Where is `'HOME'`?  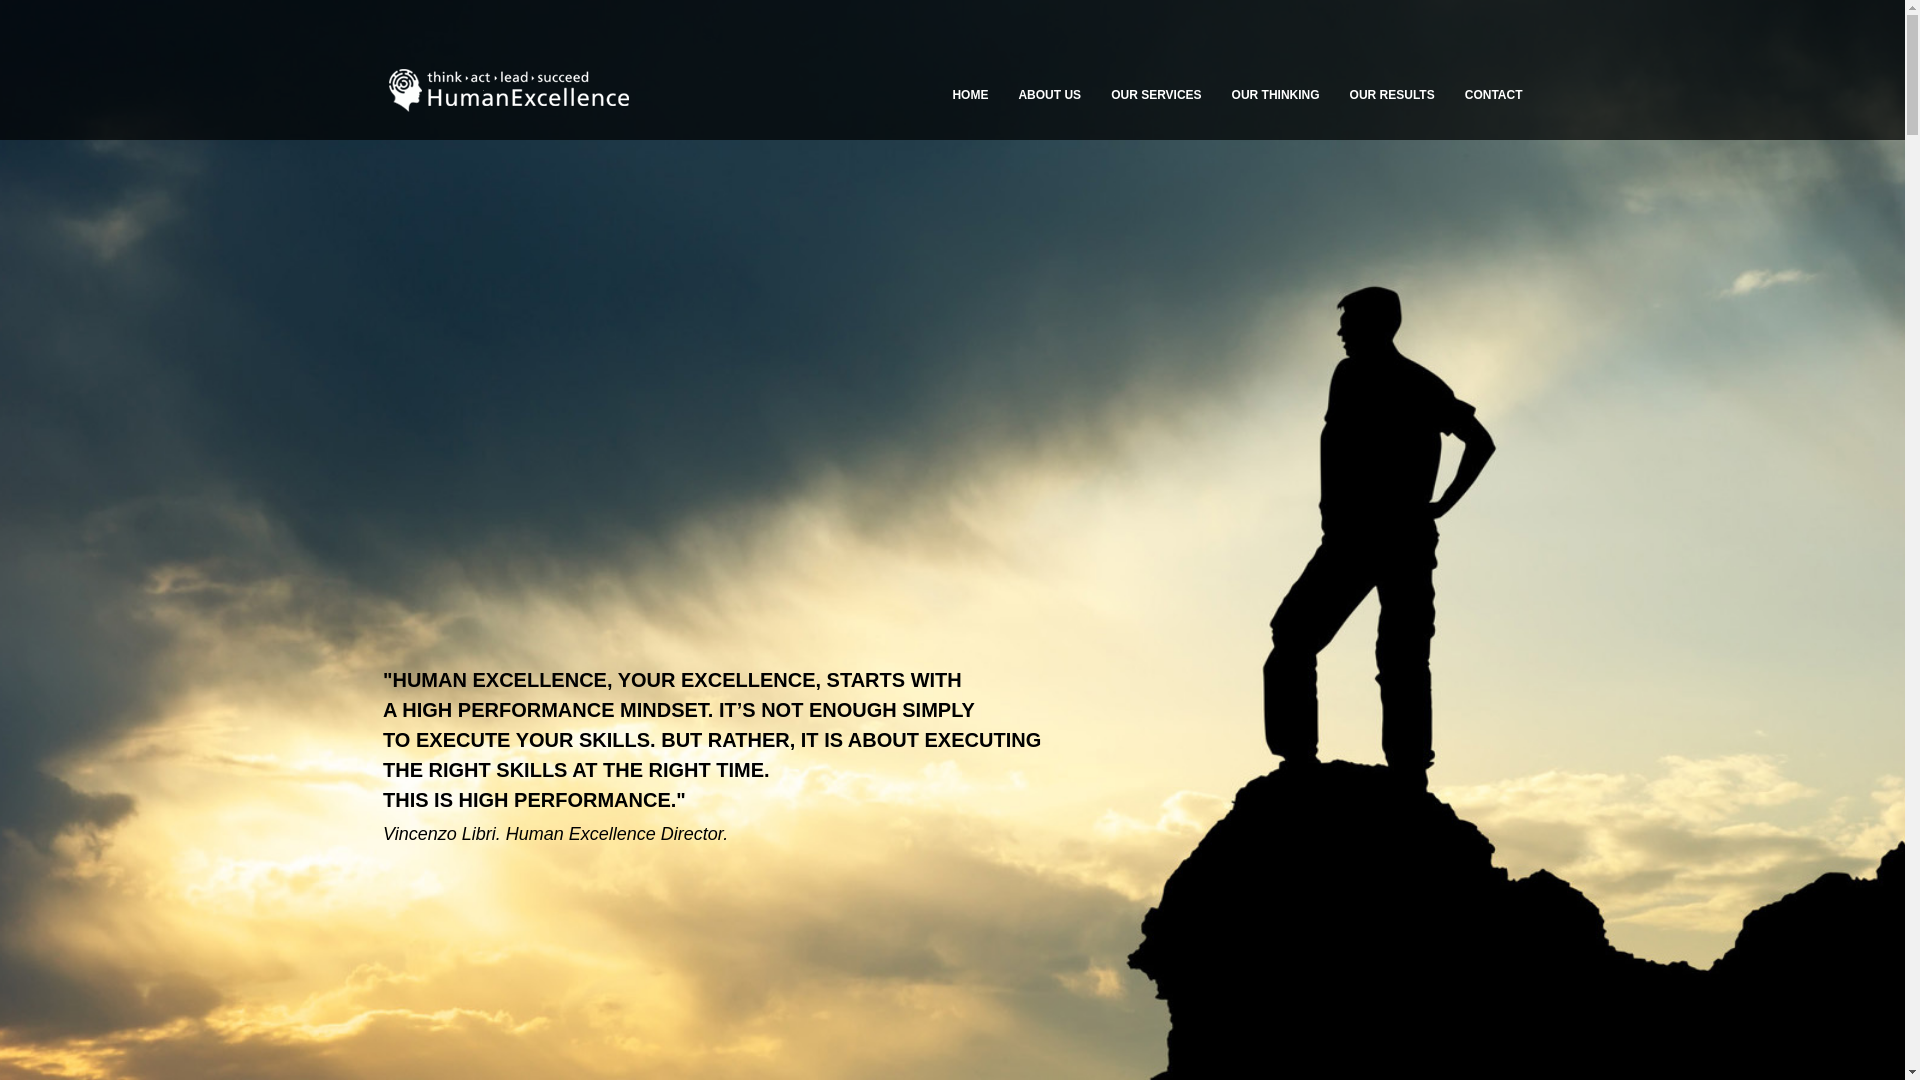
'HOME' is located at coordinates (969, 95).